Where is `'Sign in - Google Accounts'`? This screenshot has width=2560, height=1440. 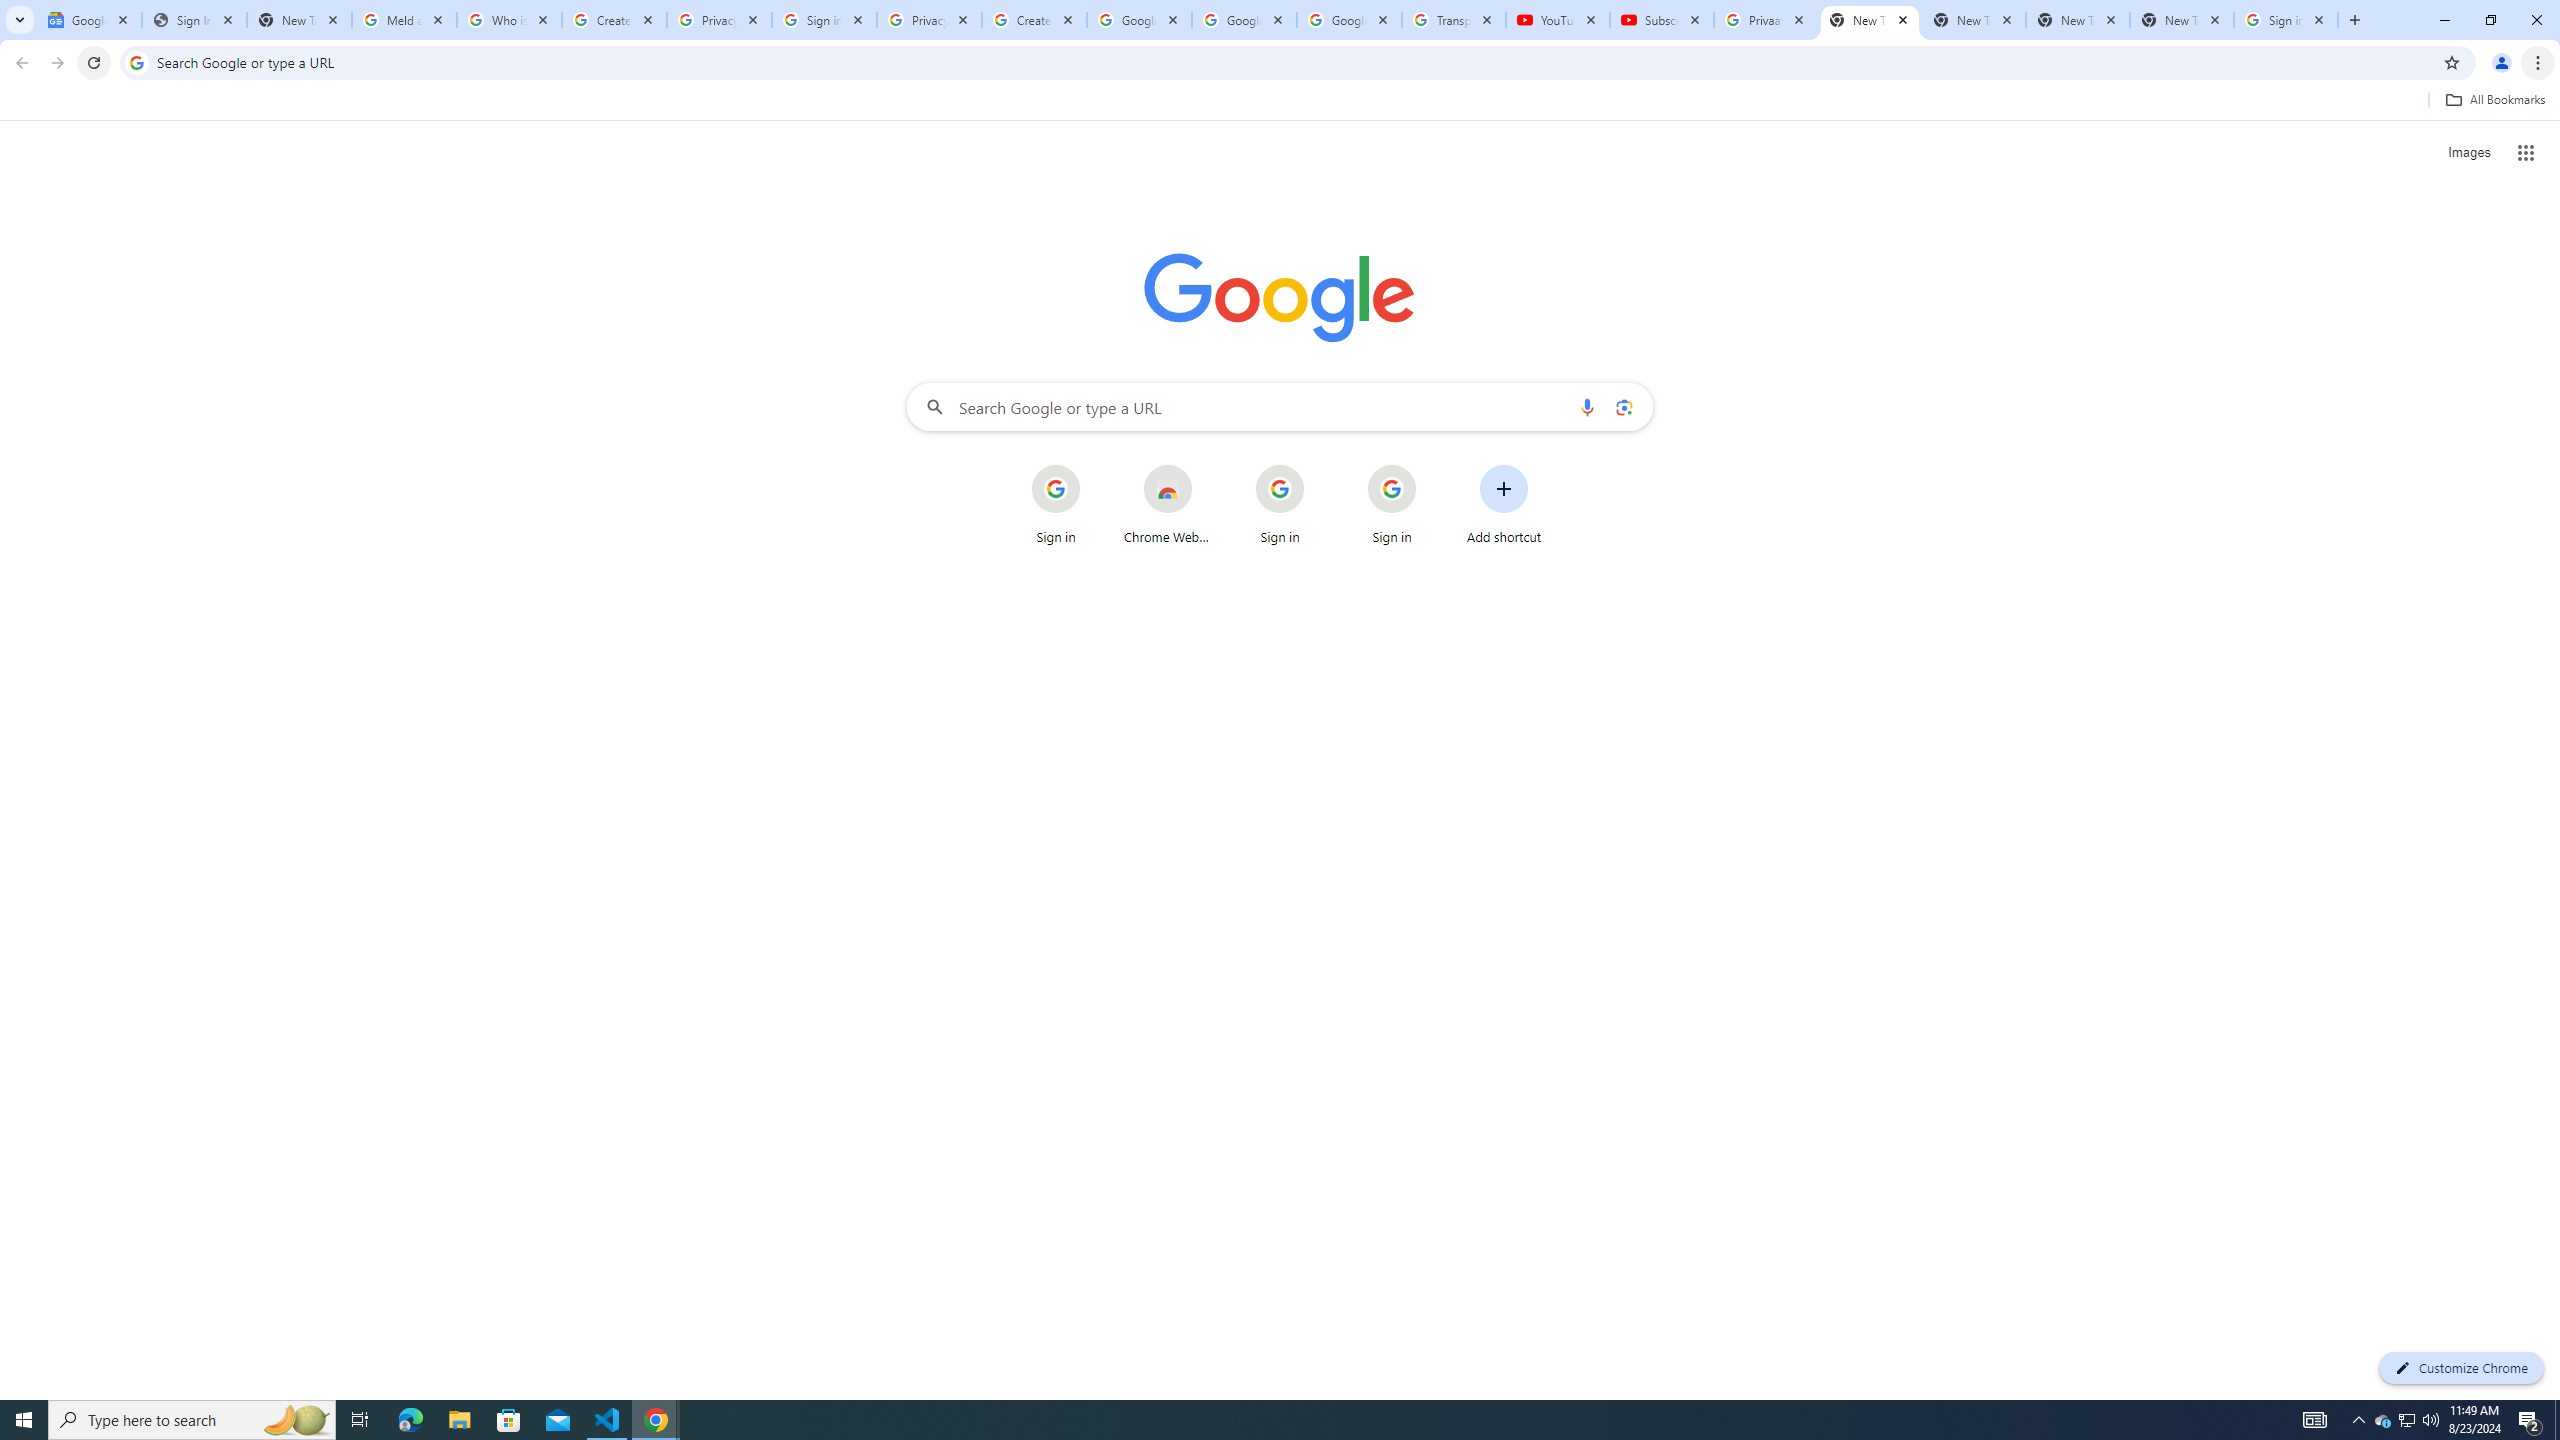 'Sign in - Google Accounts' is located at coordinates (2286, 19).